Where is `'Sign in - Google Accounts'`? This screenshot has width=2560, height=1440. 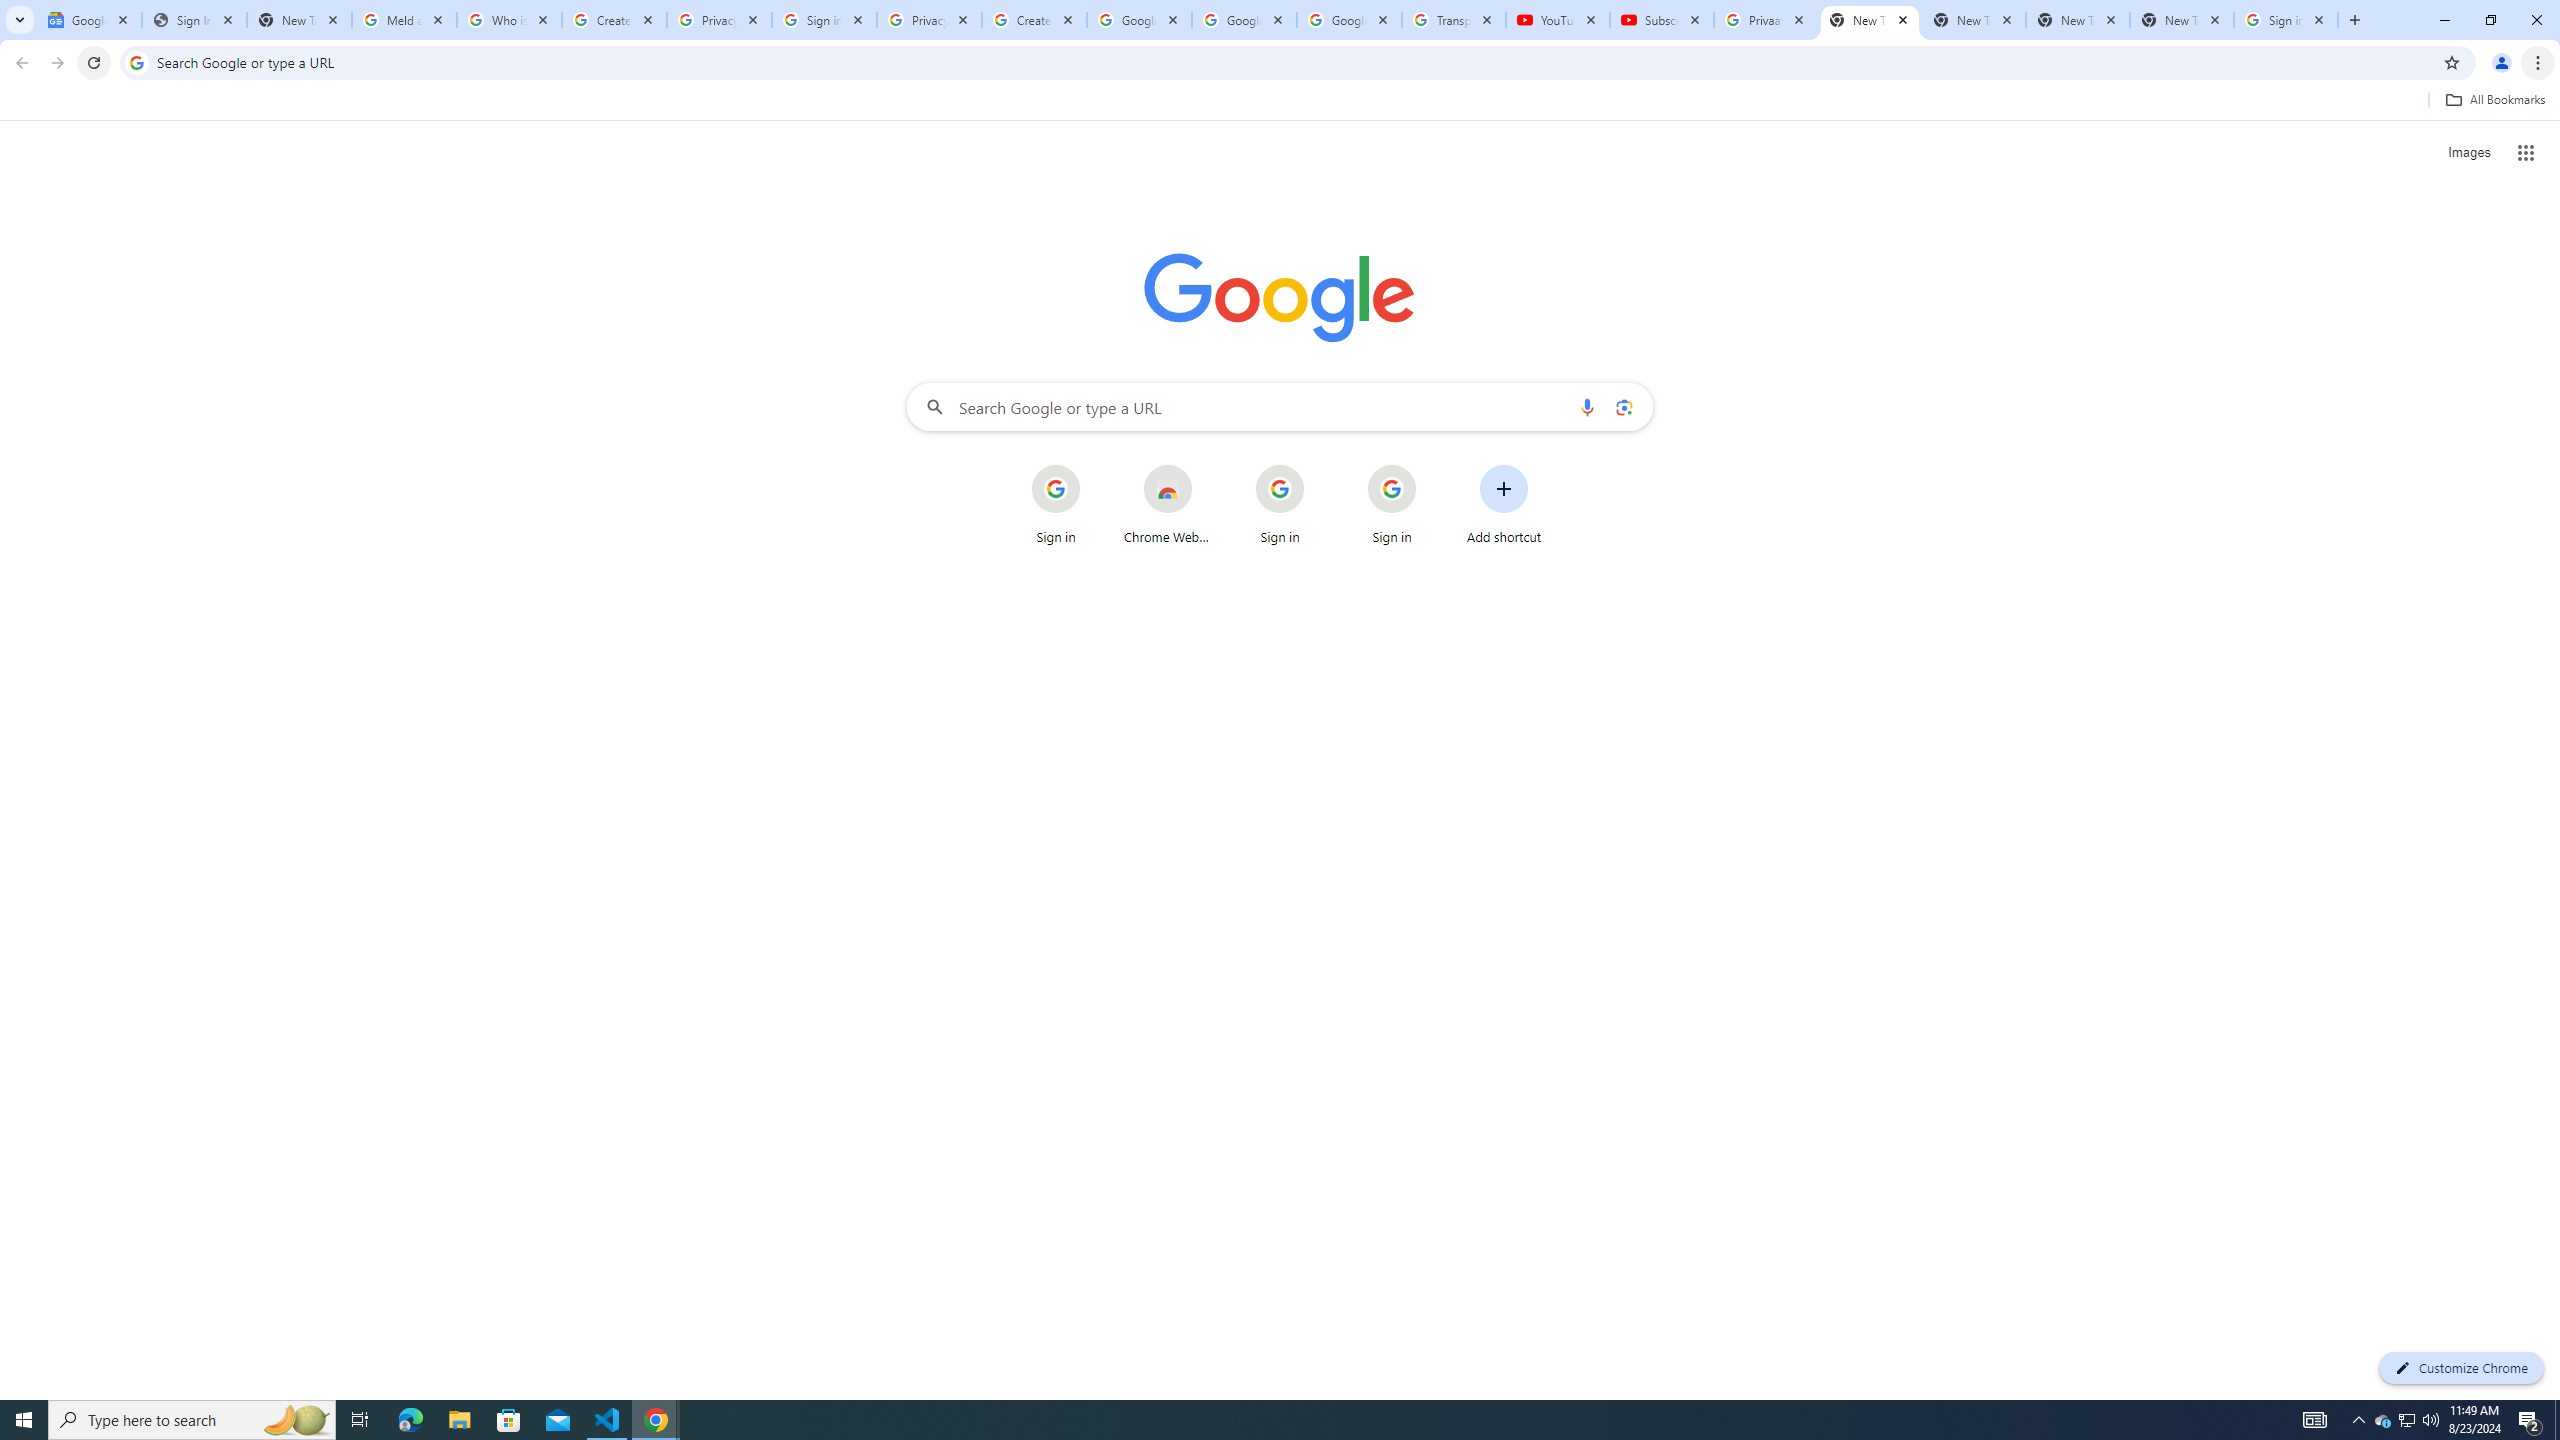 'Sign in - Google Accounts' is located at coordinates (2286, 19).